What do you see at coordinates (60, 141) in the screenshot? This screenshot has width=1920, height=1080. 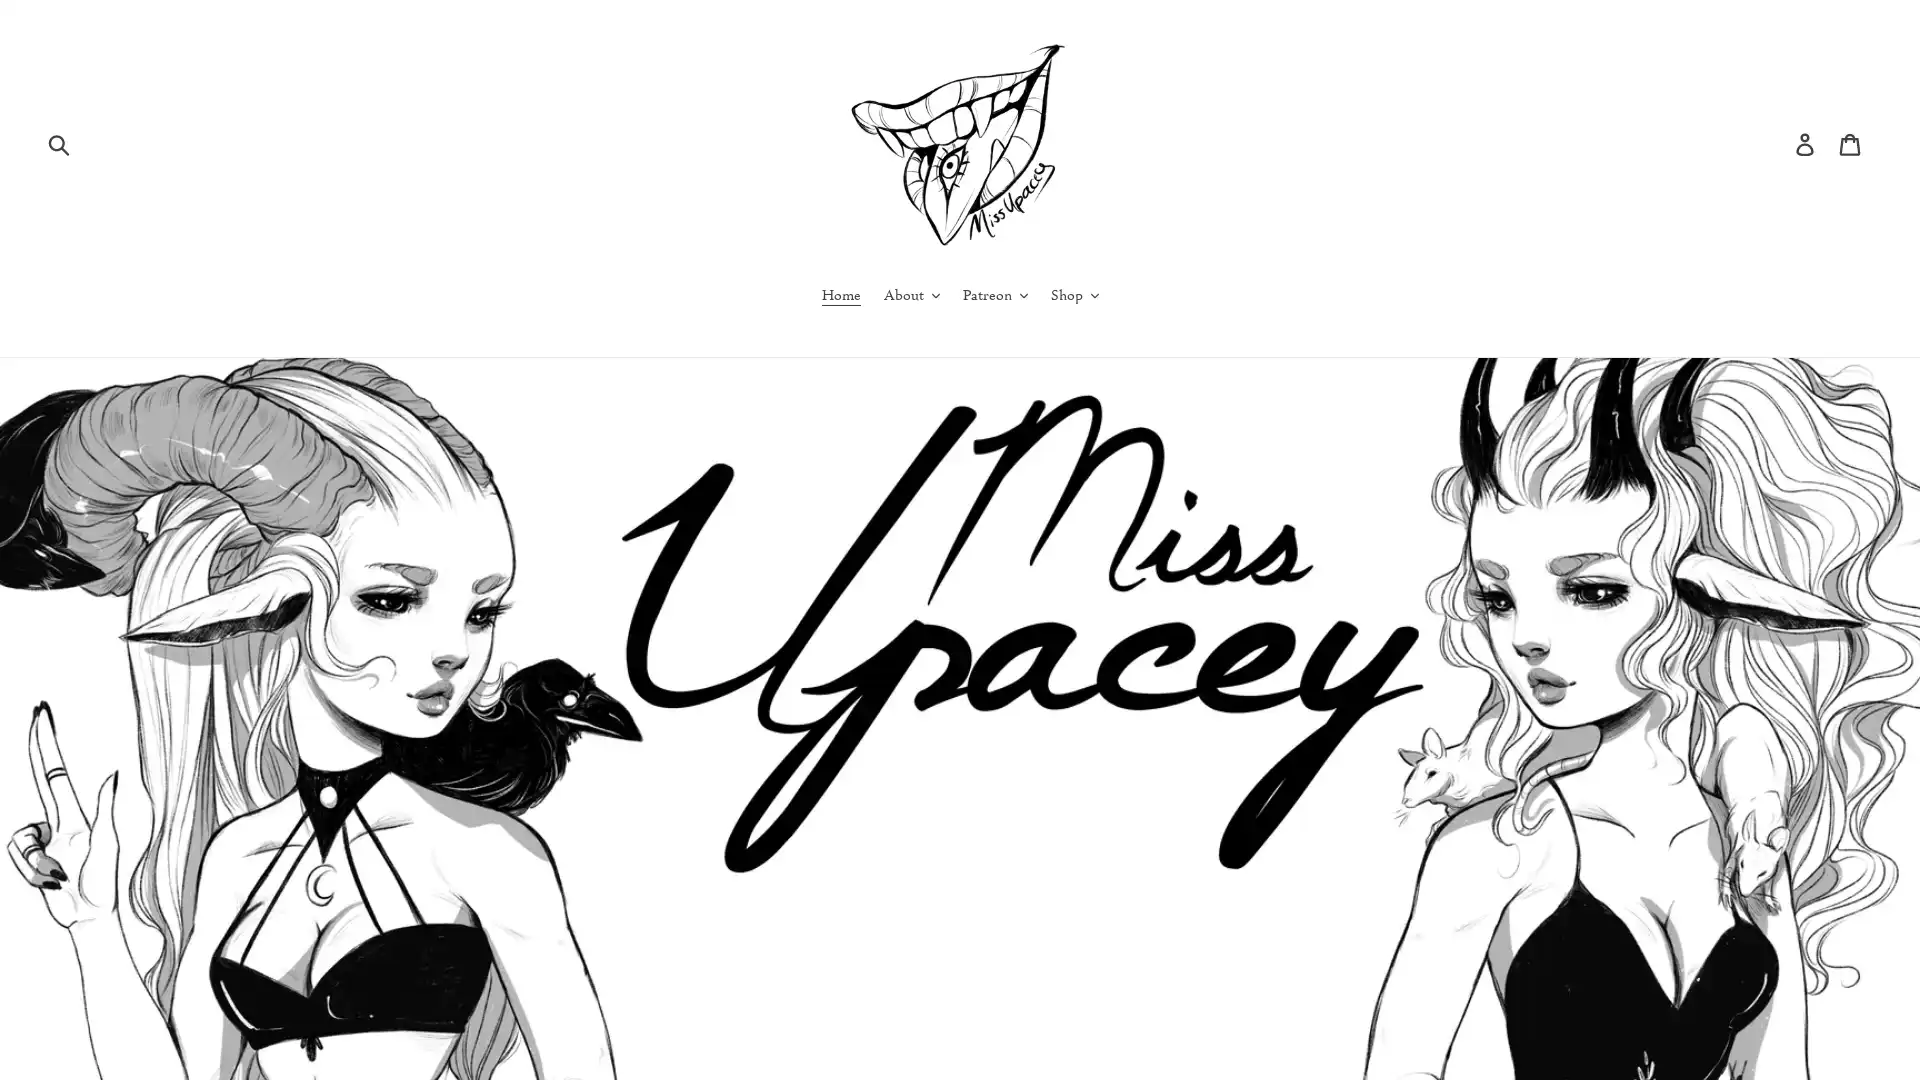 I see `Submit` at bounding box center [60, 141].